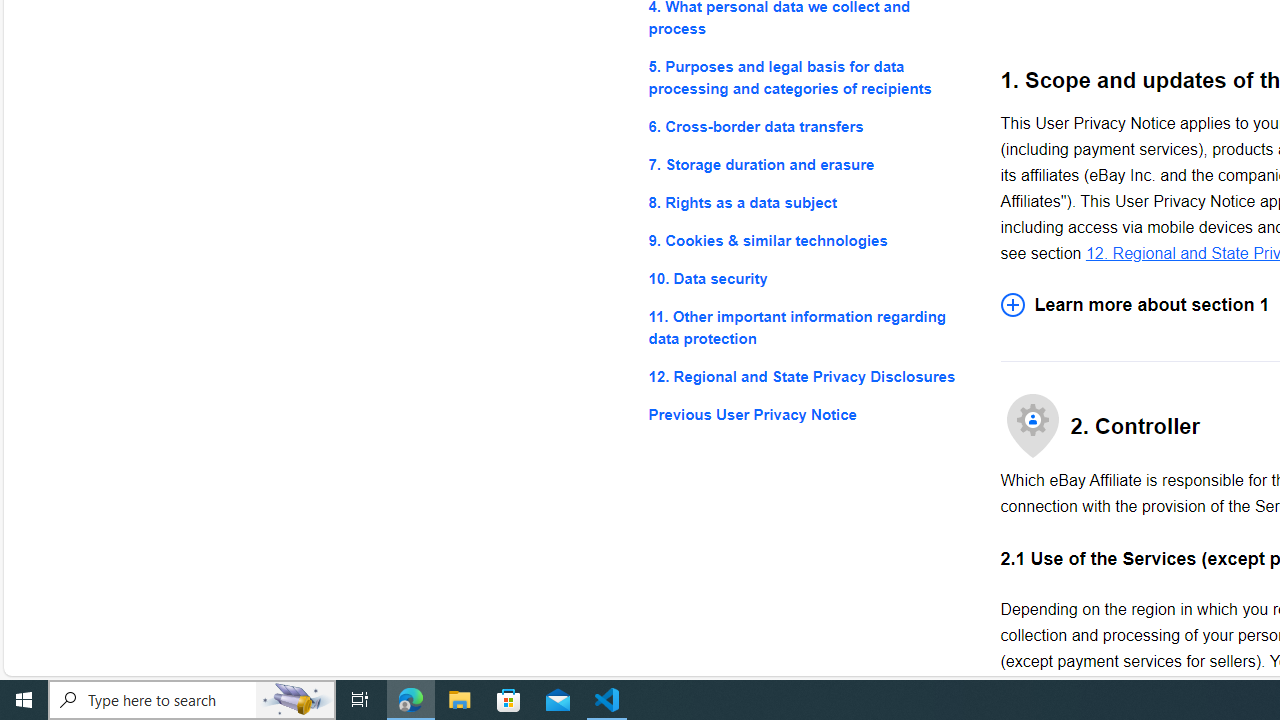  What do you see at coordinates (808, 126) in the screenshot?
I see `'6. Cross-border data transfers'` at bounding box center [808, 126].